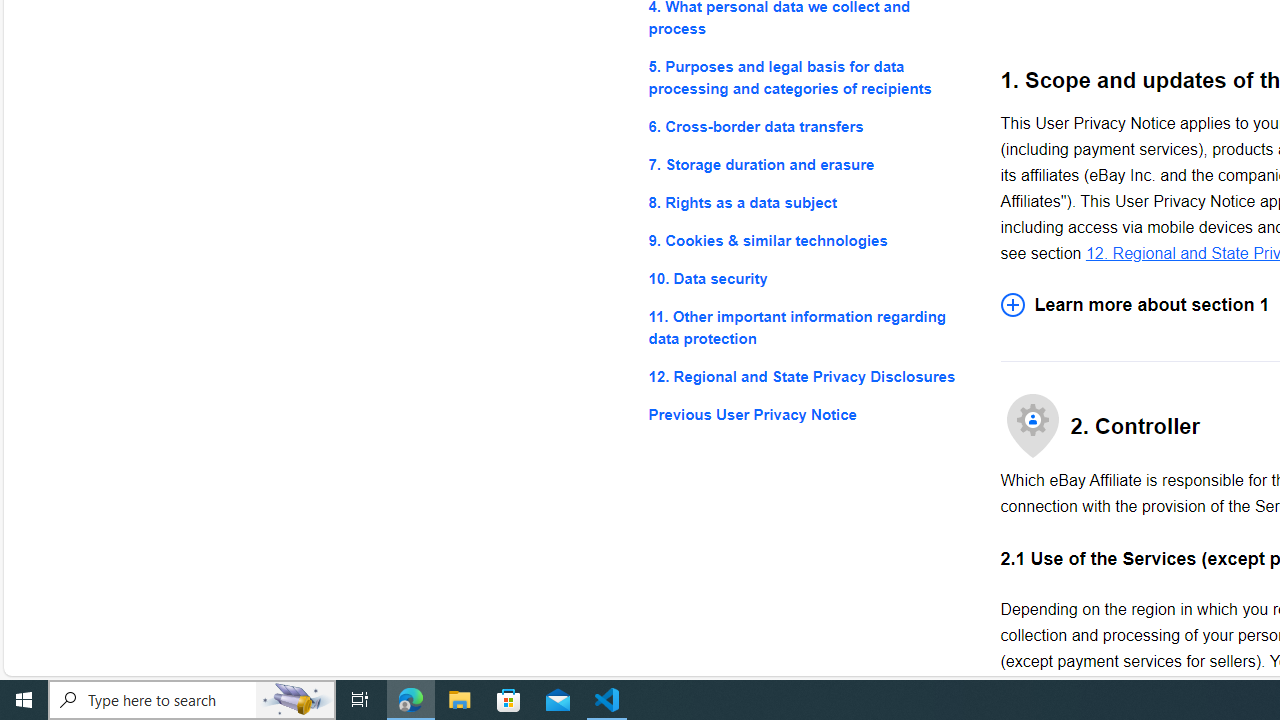  What do you see at coordinates (808, 126) in the screenshot?
I see `'6. Cross-border data transfers'` at bounding box center [808, 126].